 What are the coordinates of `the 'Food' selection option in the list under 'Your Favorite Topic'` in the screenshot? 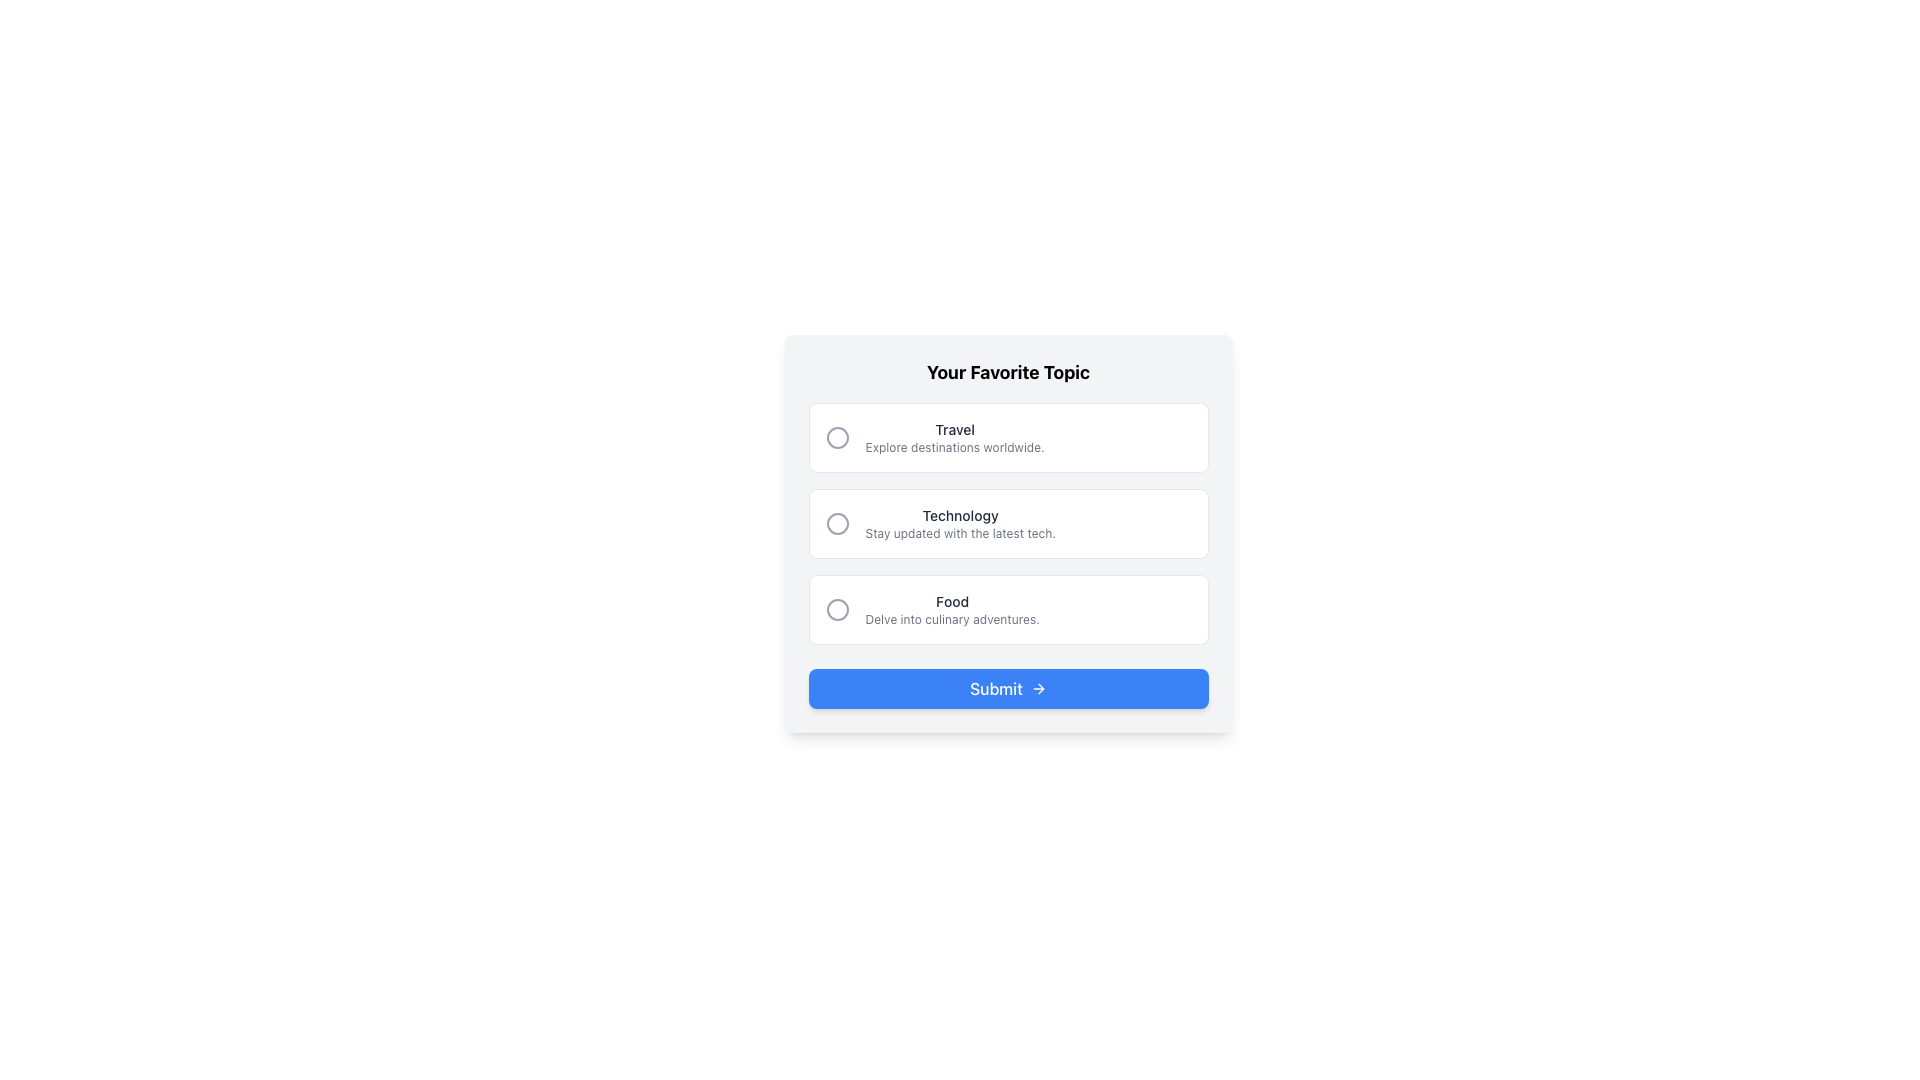 It's located at (1008, 608).